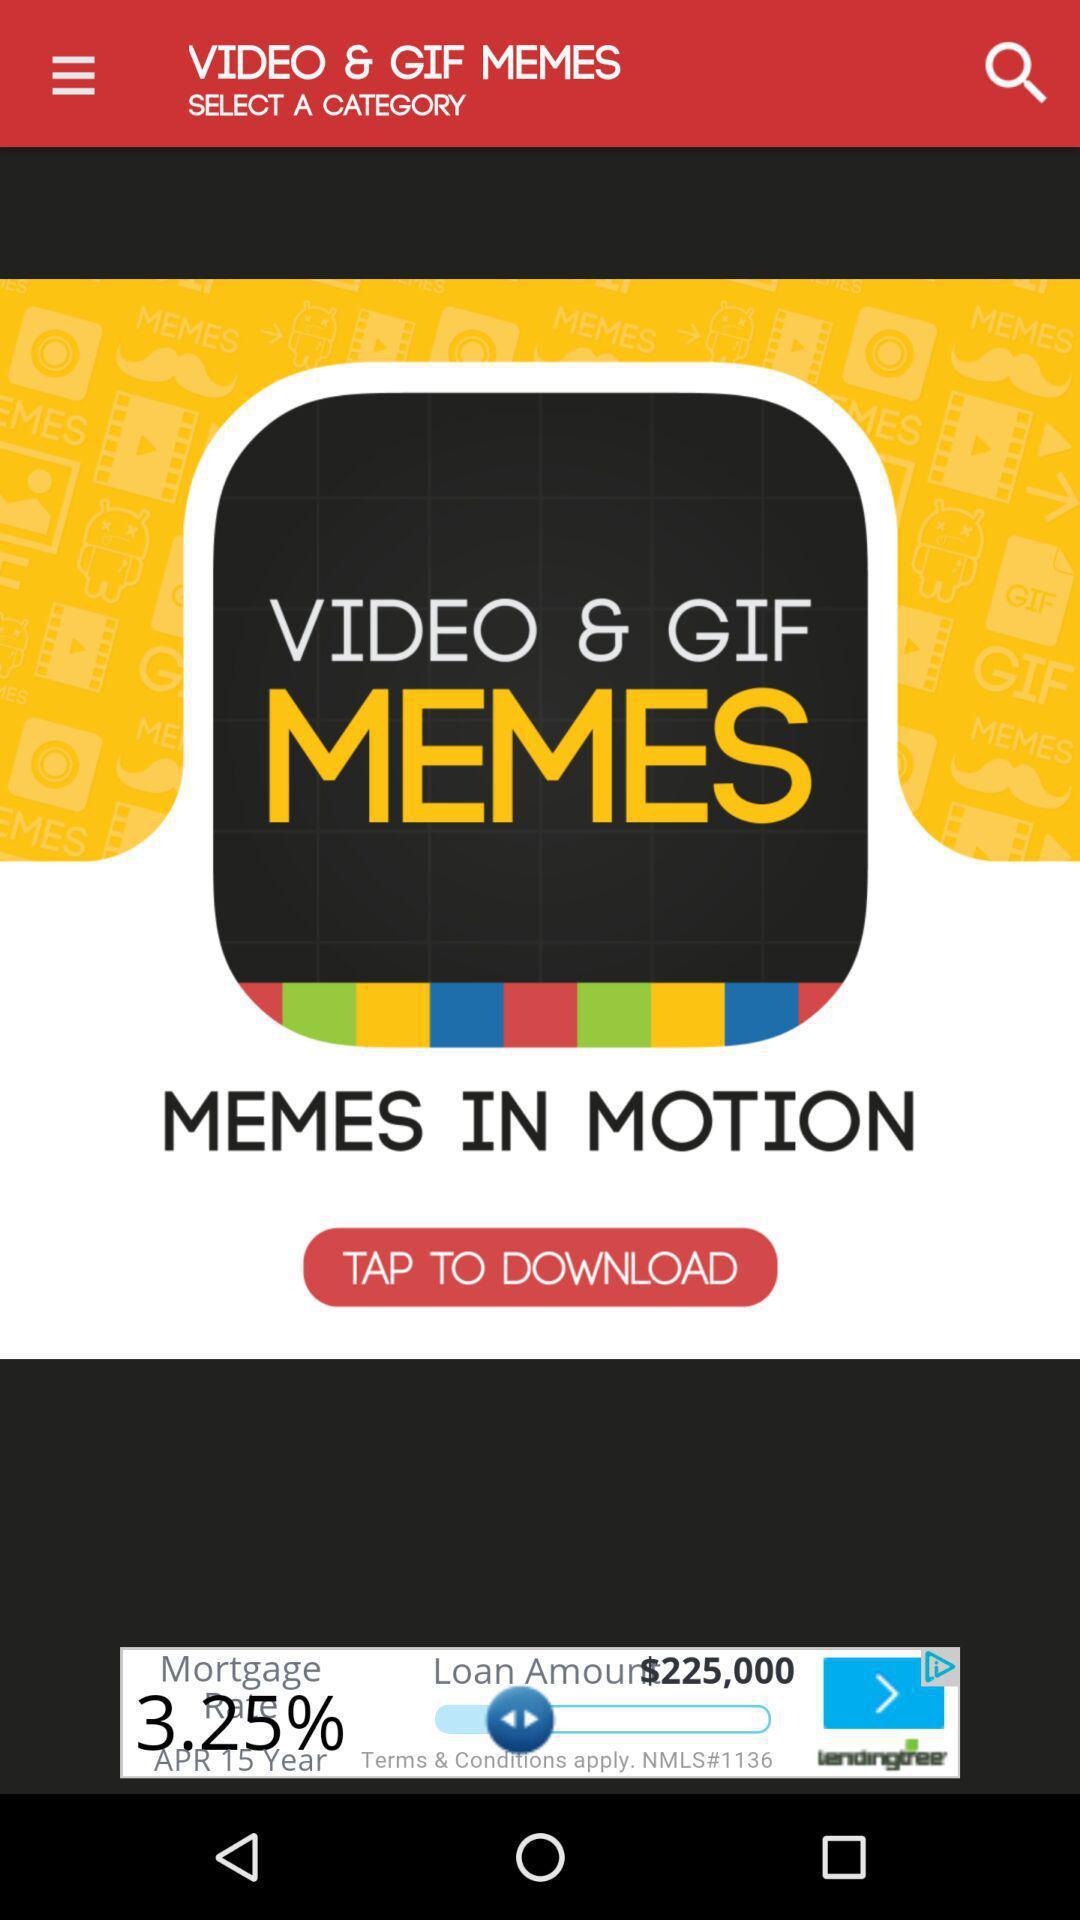  What do you see at coordinates (540, 819) in the screenshot?
I see `main content window` at bounding box center [540, 819].